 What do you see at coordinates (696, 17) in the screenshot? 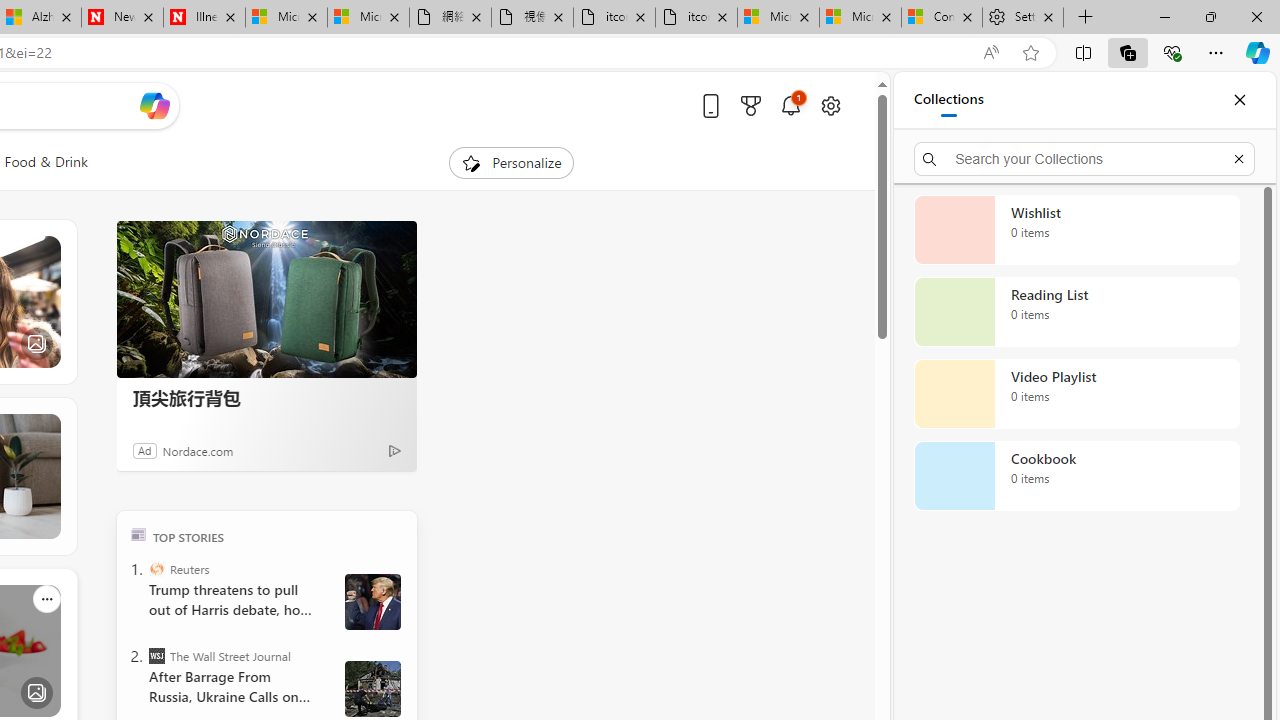
I see `'itconcepthk.com/projector_solutions.mp4'` at bounding box center [696, 17].